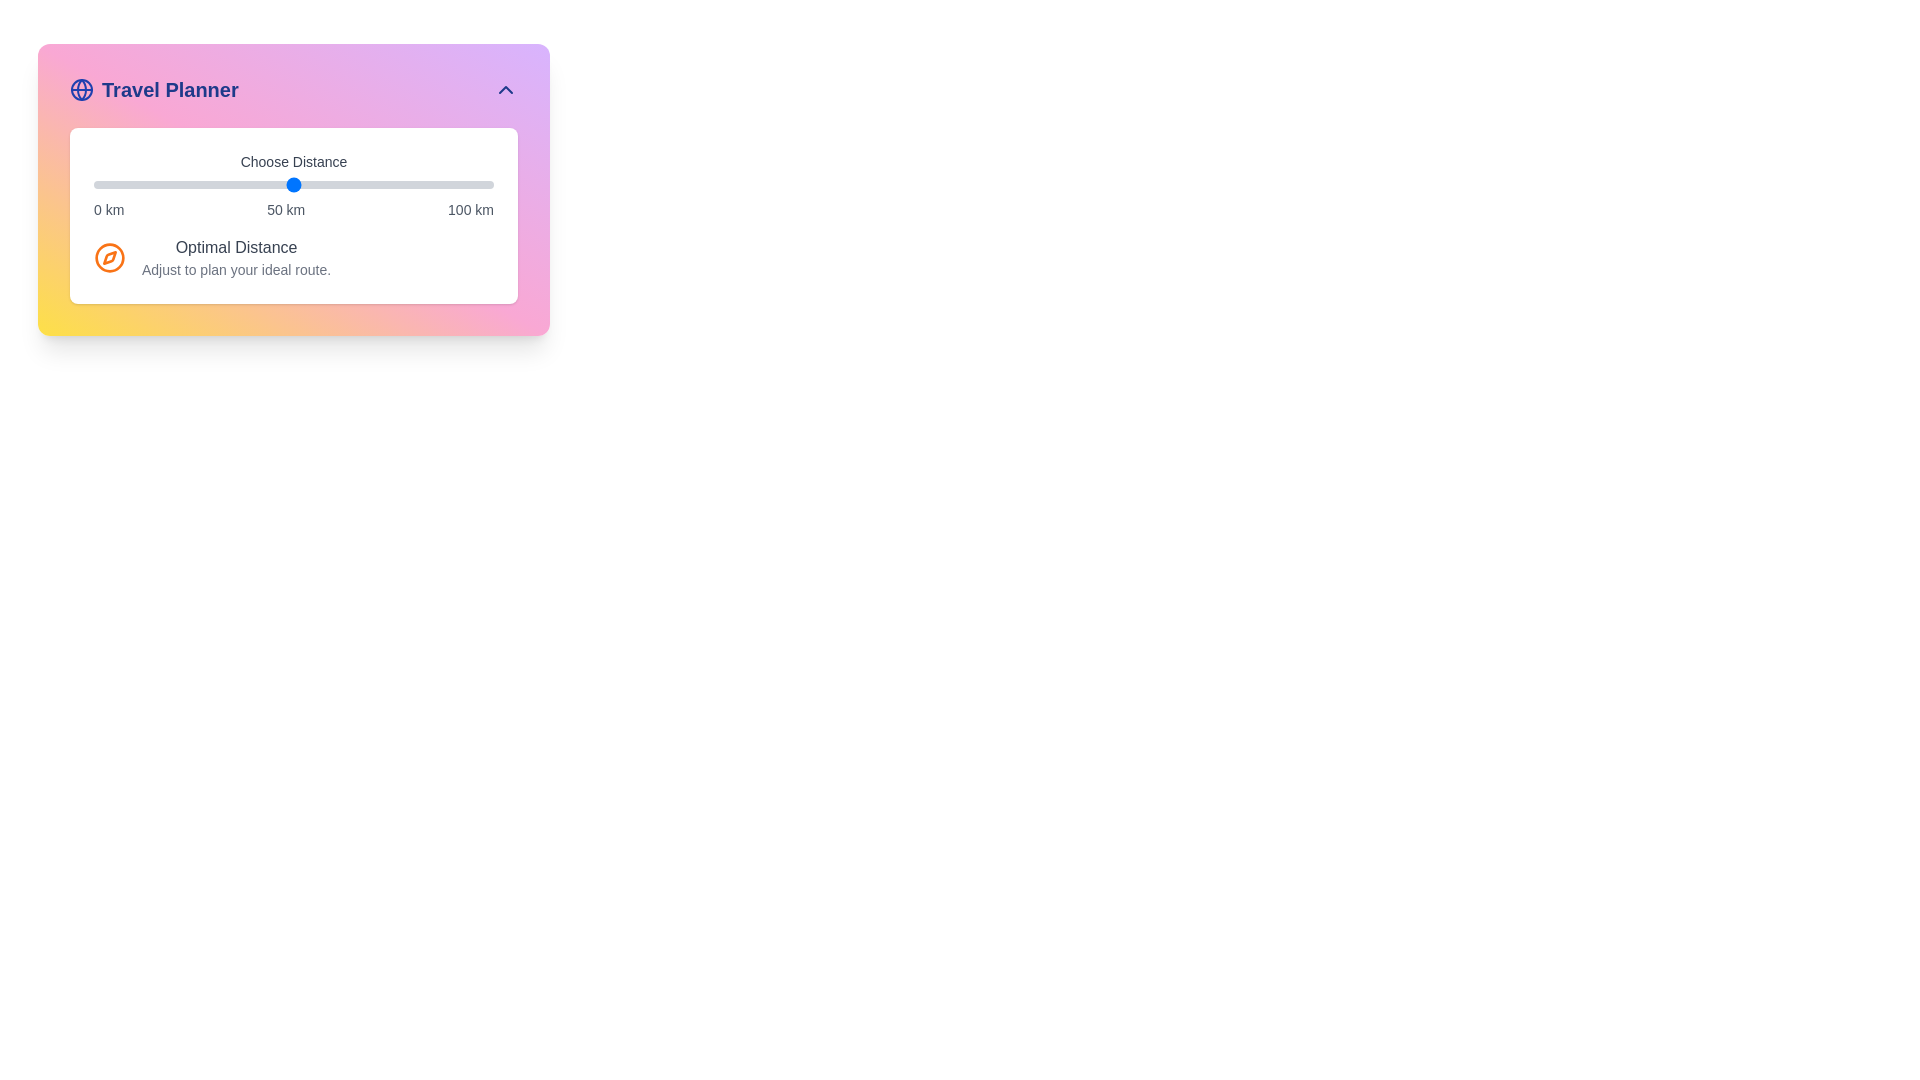  Describe the element at coordinates (144, 185) in the screenshot. I see `the distance slider` at that location.